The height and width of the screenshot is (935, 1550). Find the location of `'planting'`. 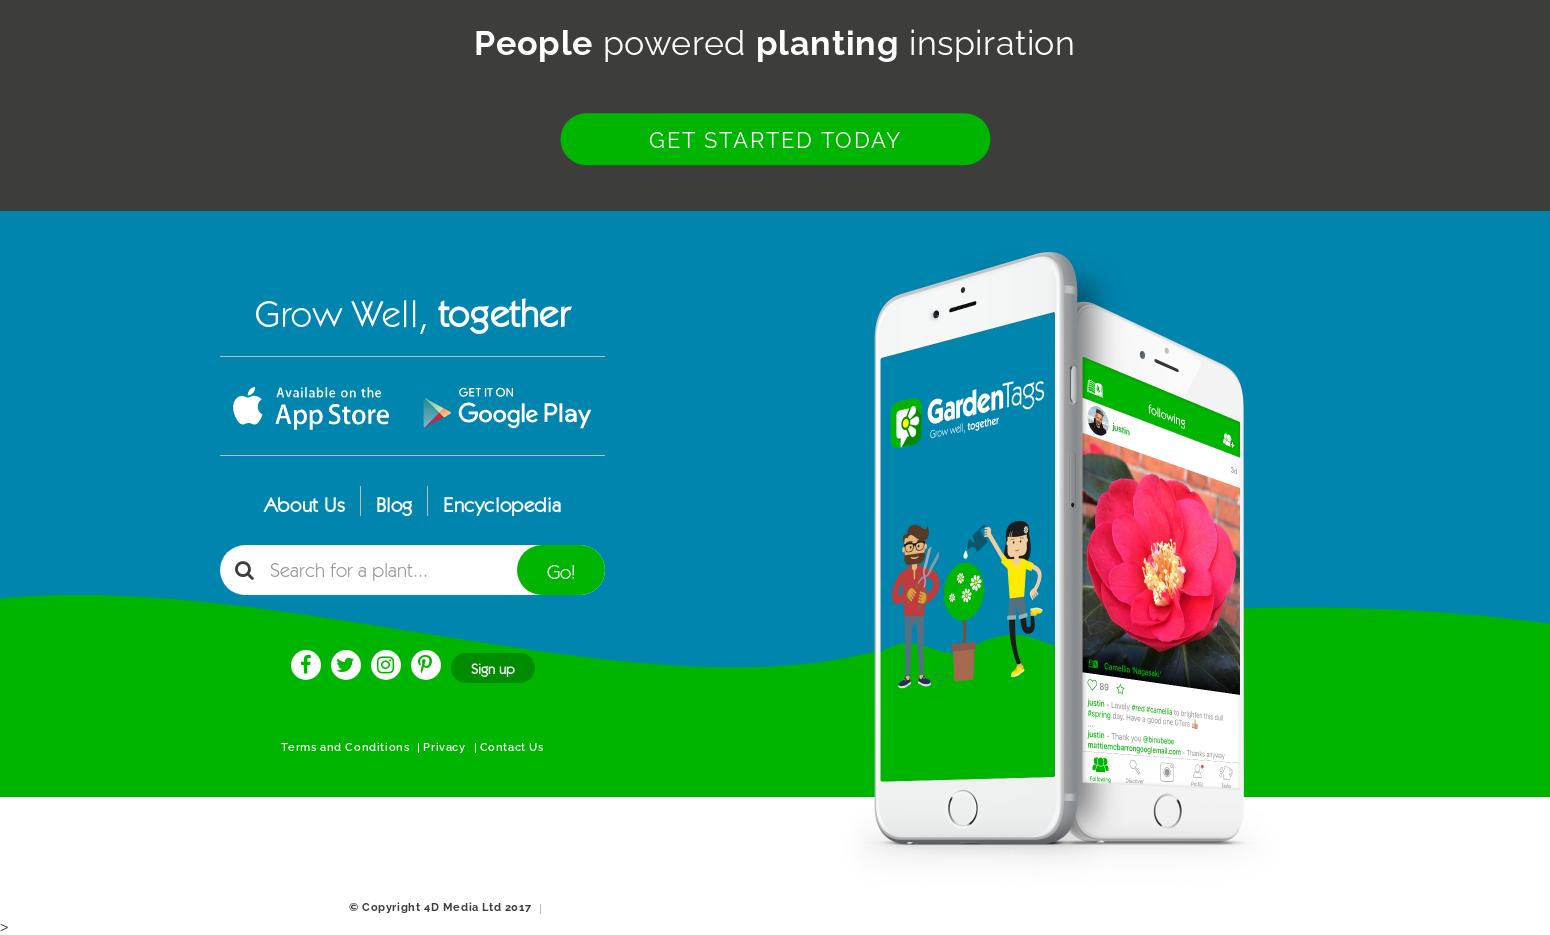

'planting' is located at coordinates (825, 42).